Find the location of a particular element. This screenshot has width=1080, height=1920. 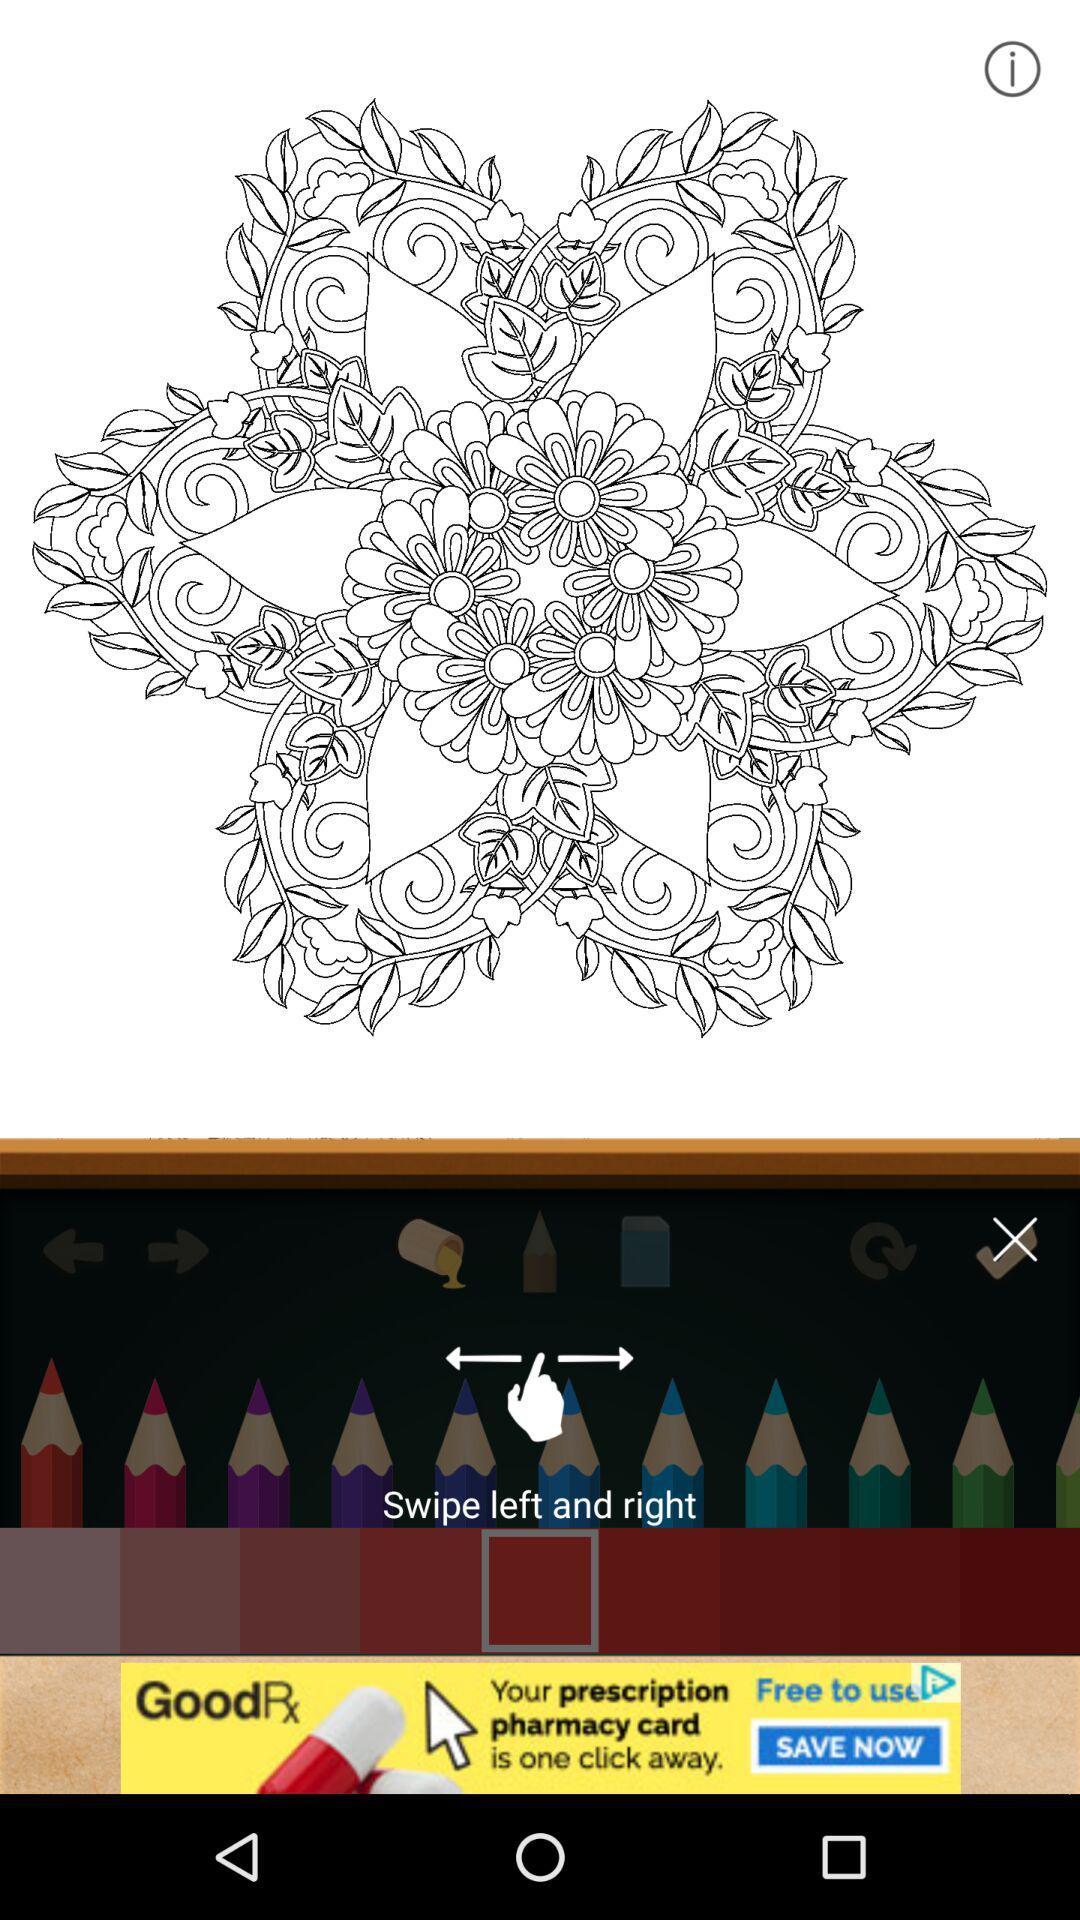

the close icon is located at coordinates (1006, 1250).